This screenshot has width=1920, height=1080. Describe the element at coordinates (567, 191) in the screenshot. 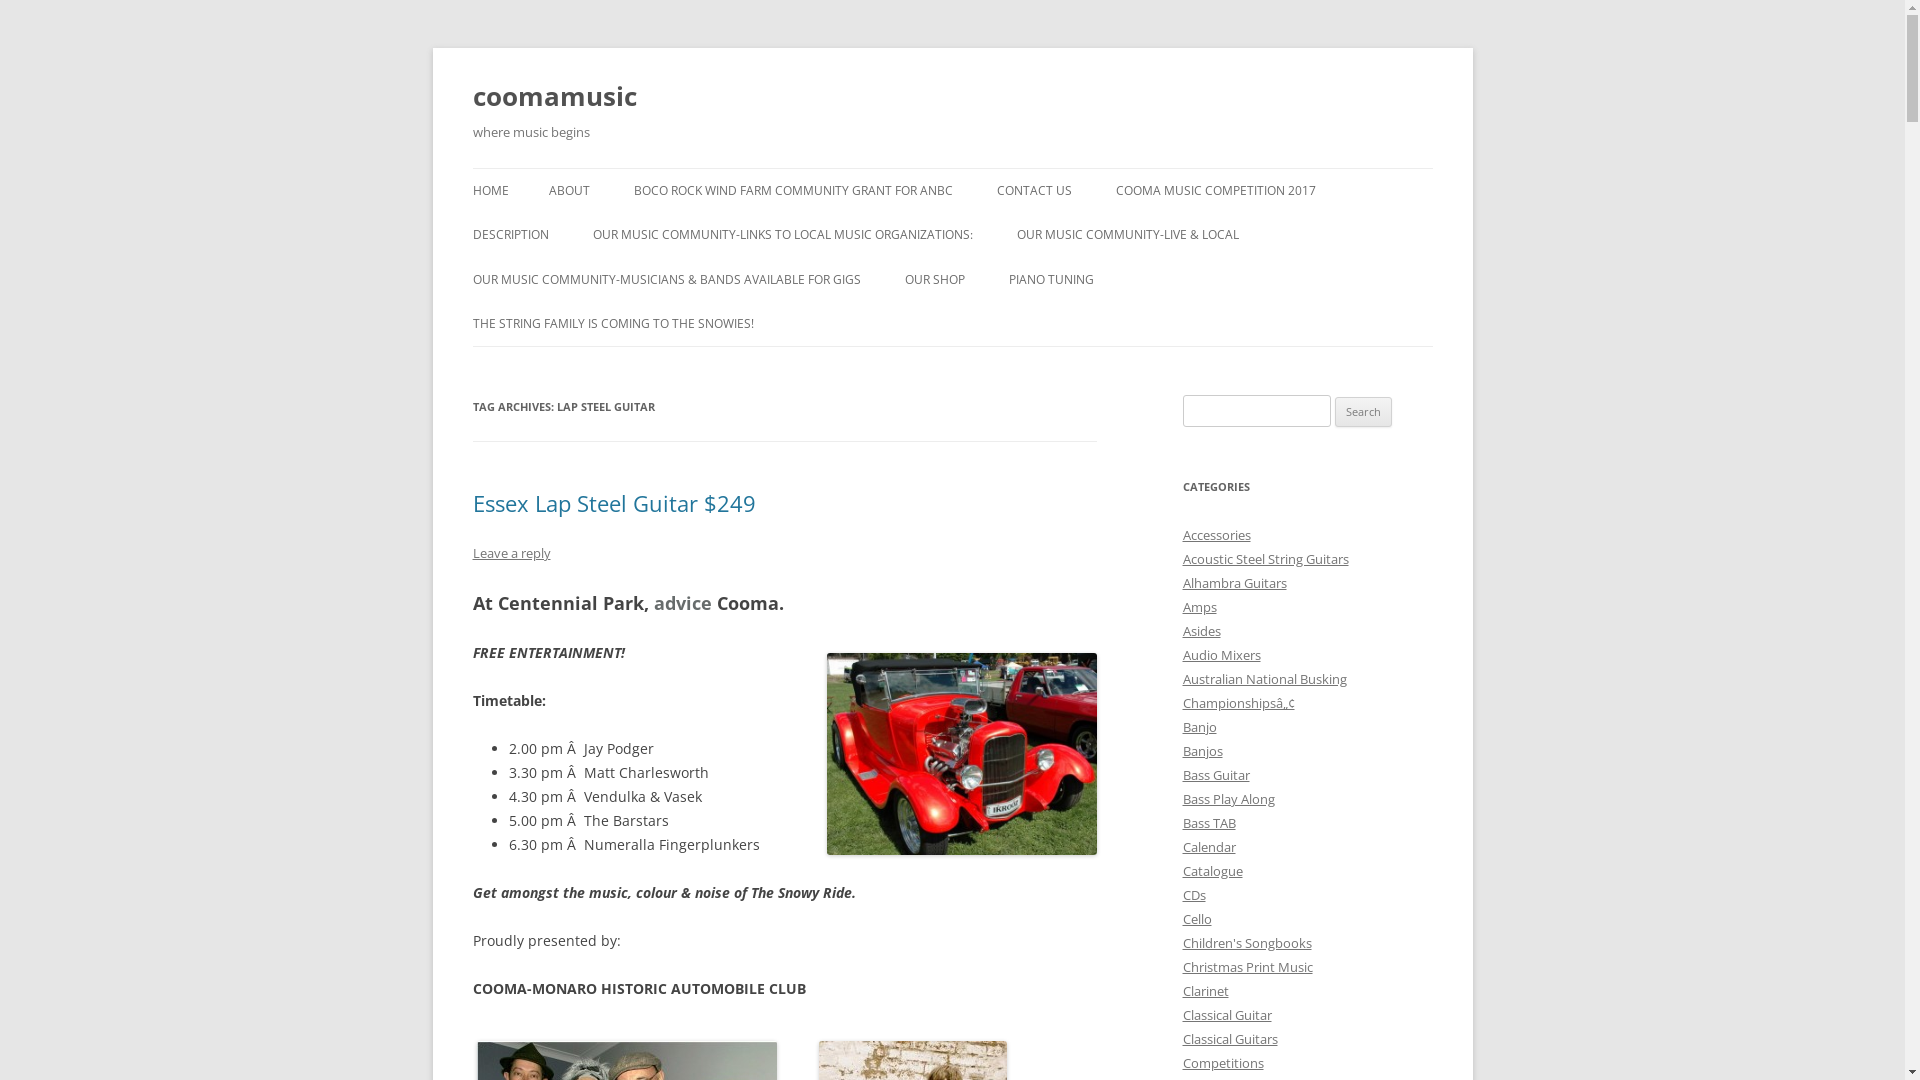

I see `'ABOUT'` at that location.